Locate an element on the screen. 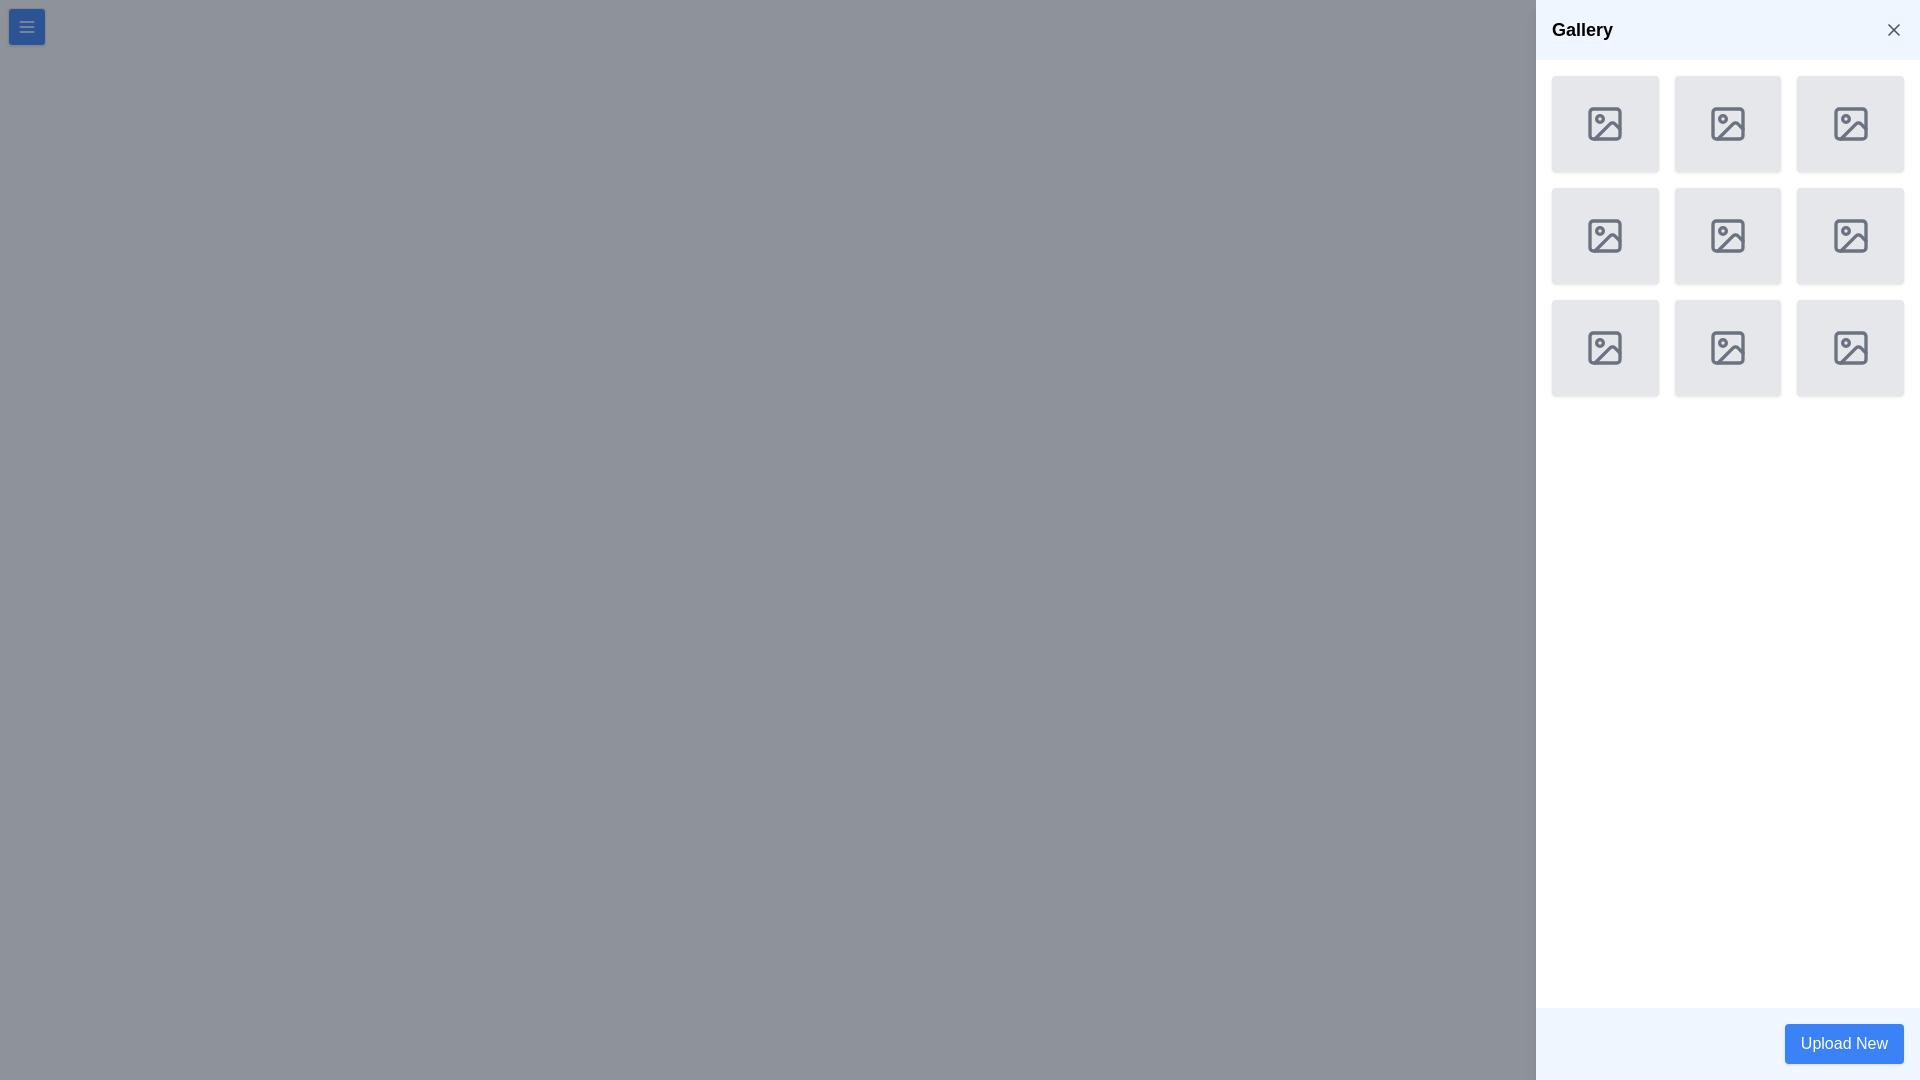  the close button located at the far right of the light-blue banner in the 'Gallery' section to change its color is located at coordinates (1893, 30).